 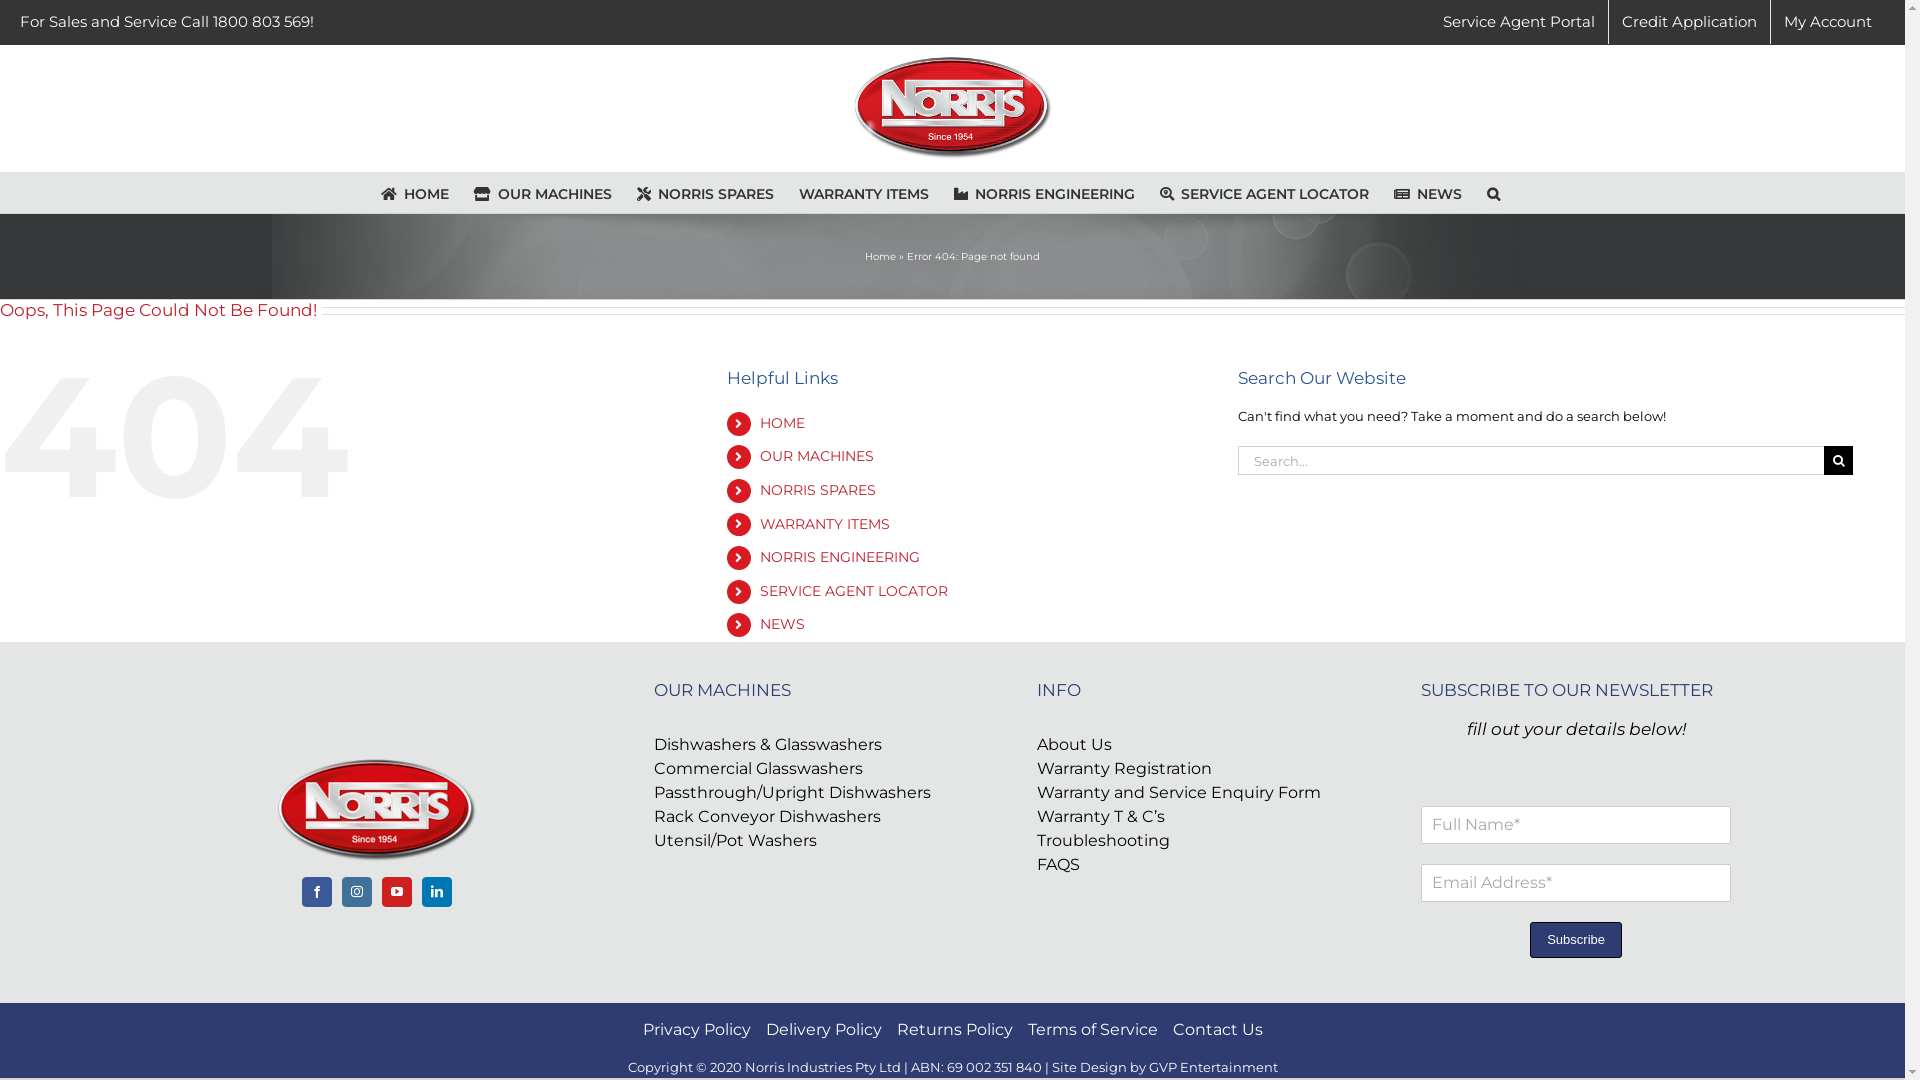 I want to click on 'Home', so click(x=880, y=255).